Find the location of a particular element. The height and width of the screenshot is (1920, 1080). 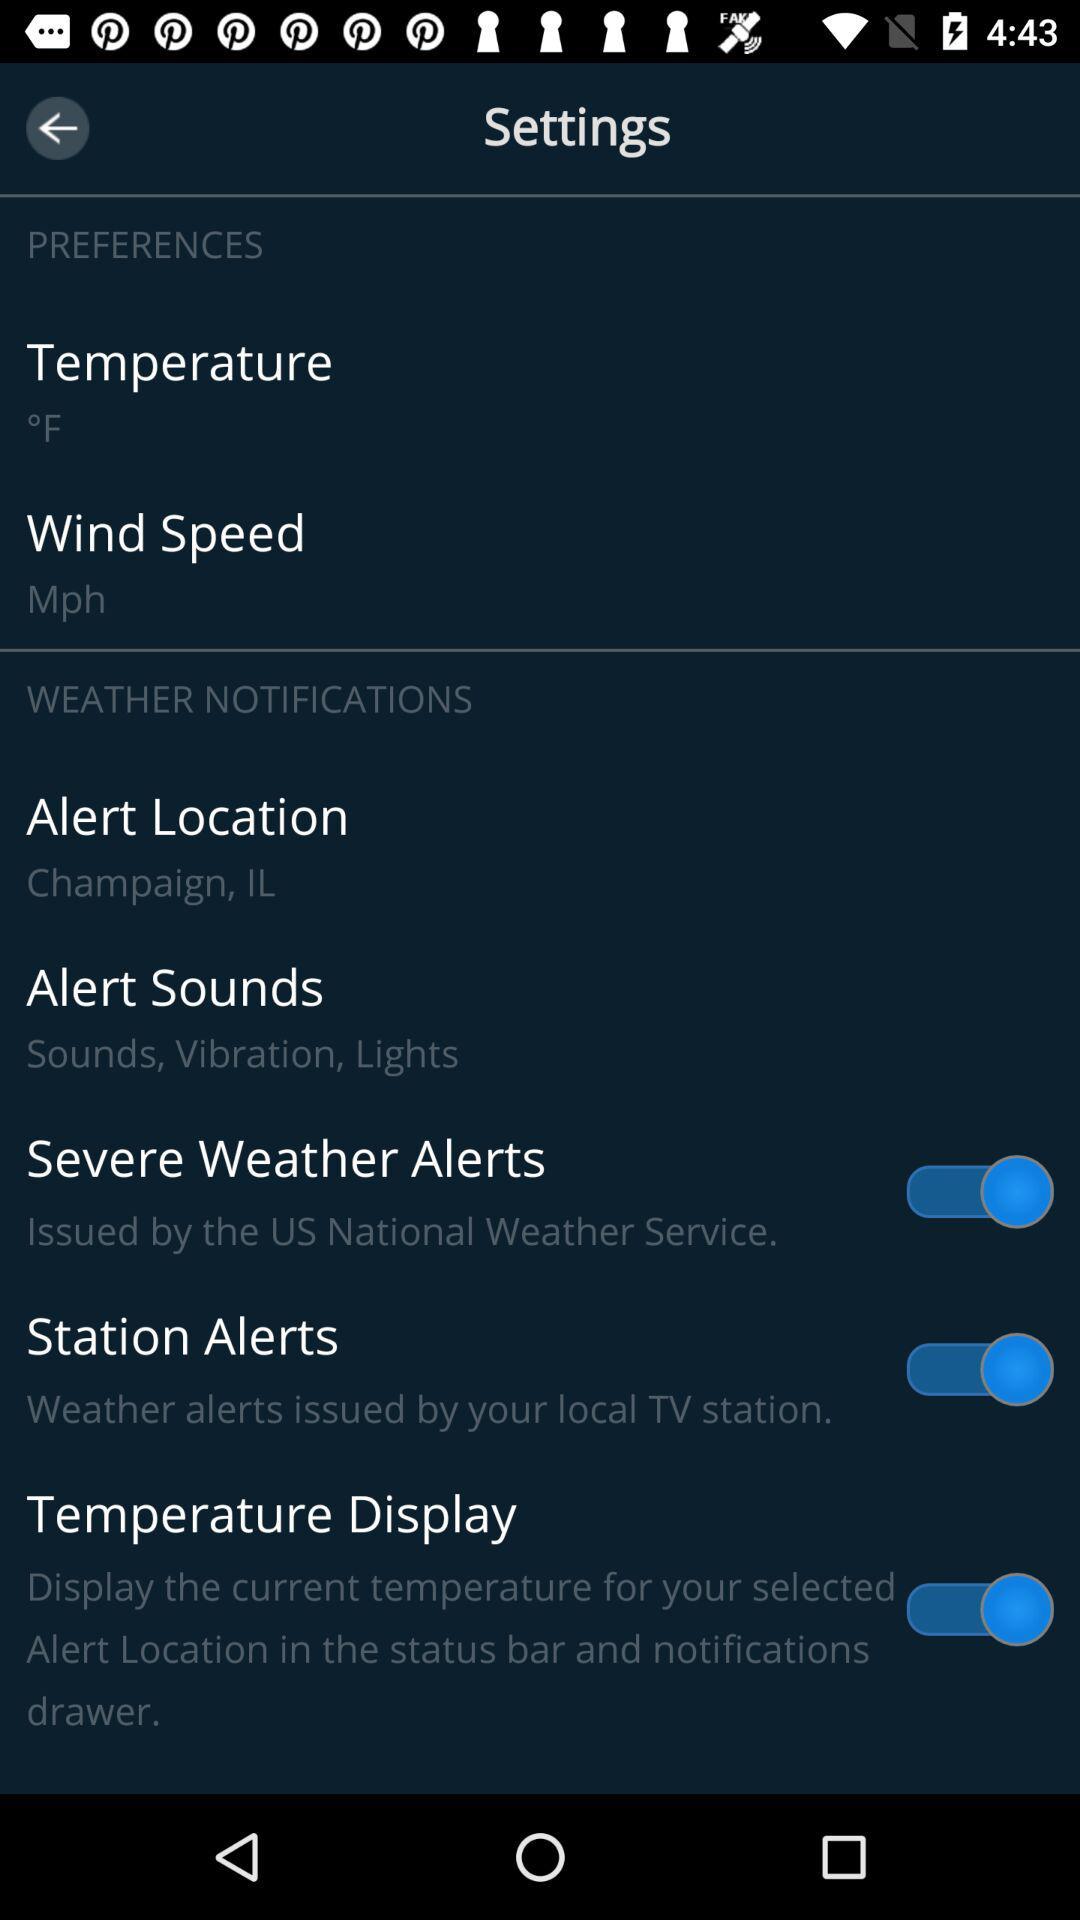

next is located at coordinates (56, 127).